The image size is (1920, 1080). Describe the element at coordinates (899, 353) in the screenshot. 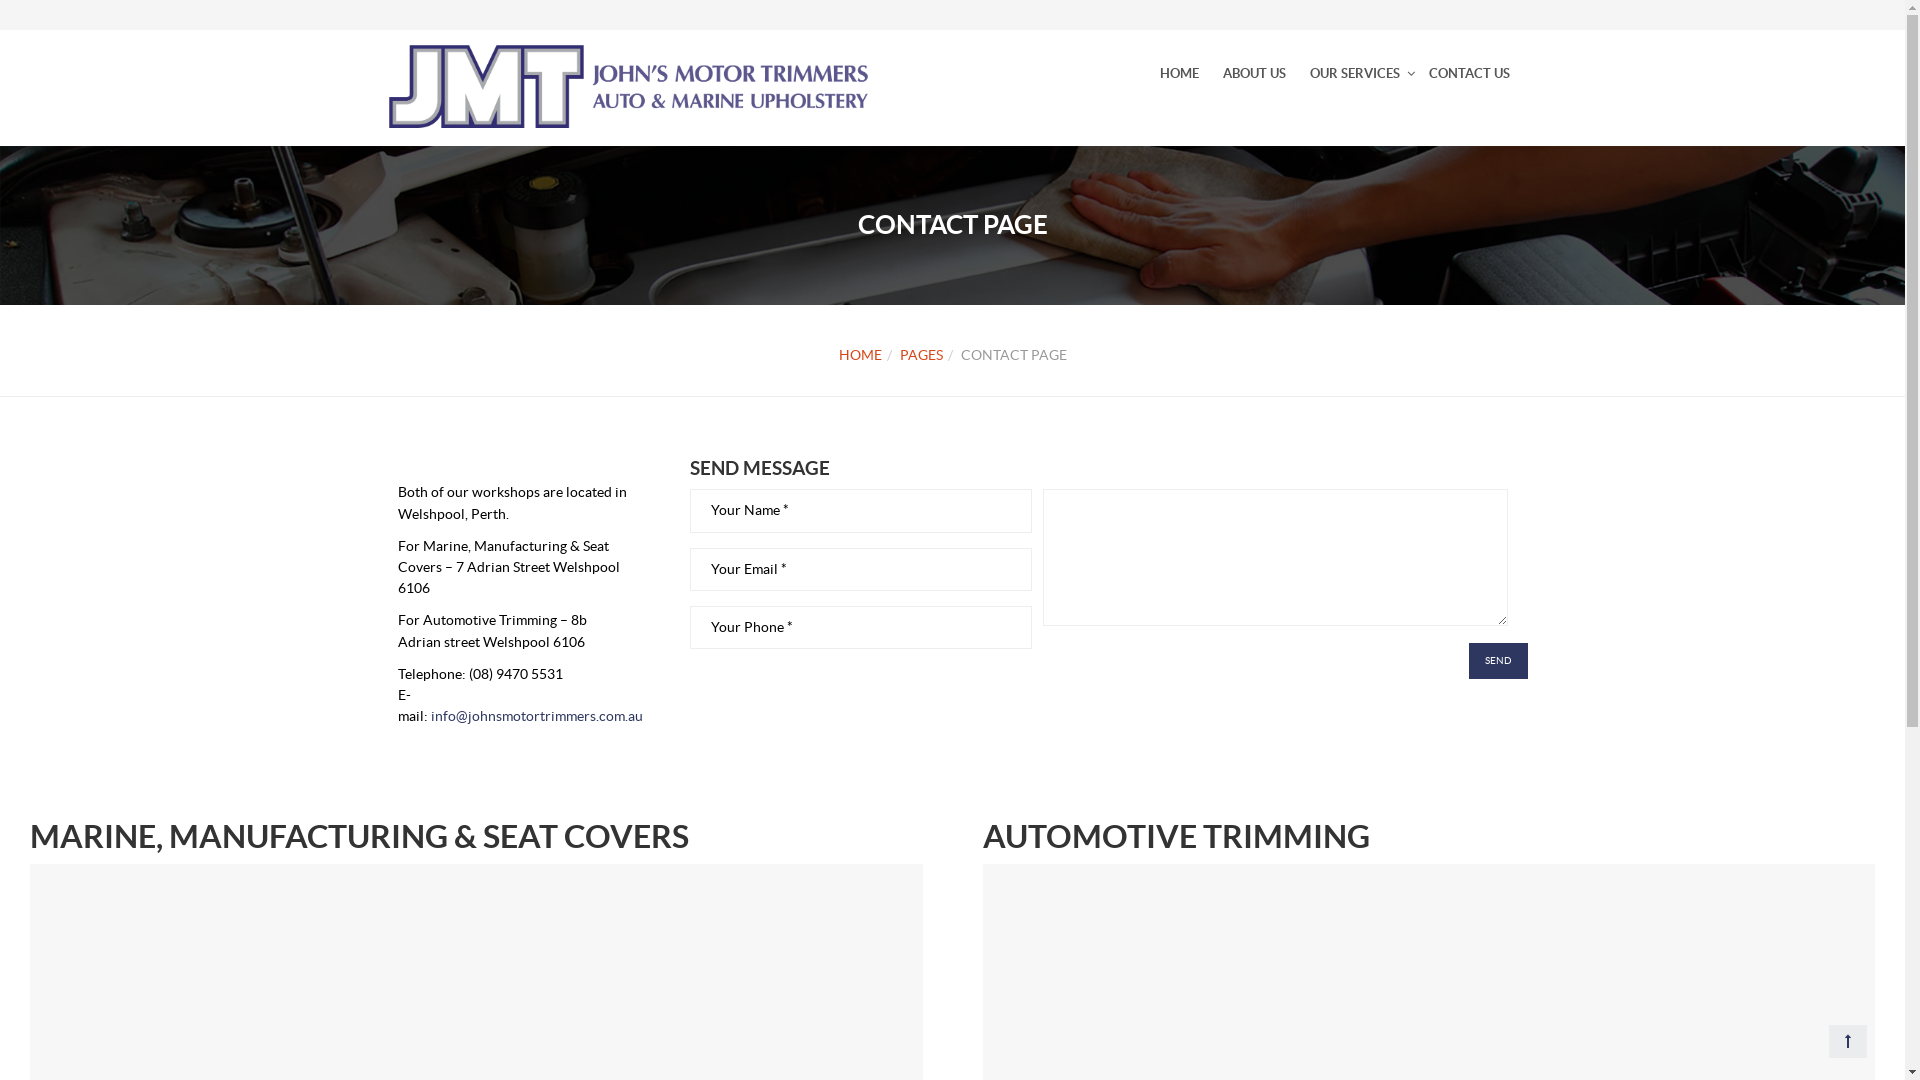

I see `'PAGES'` at that location.